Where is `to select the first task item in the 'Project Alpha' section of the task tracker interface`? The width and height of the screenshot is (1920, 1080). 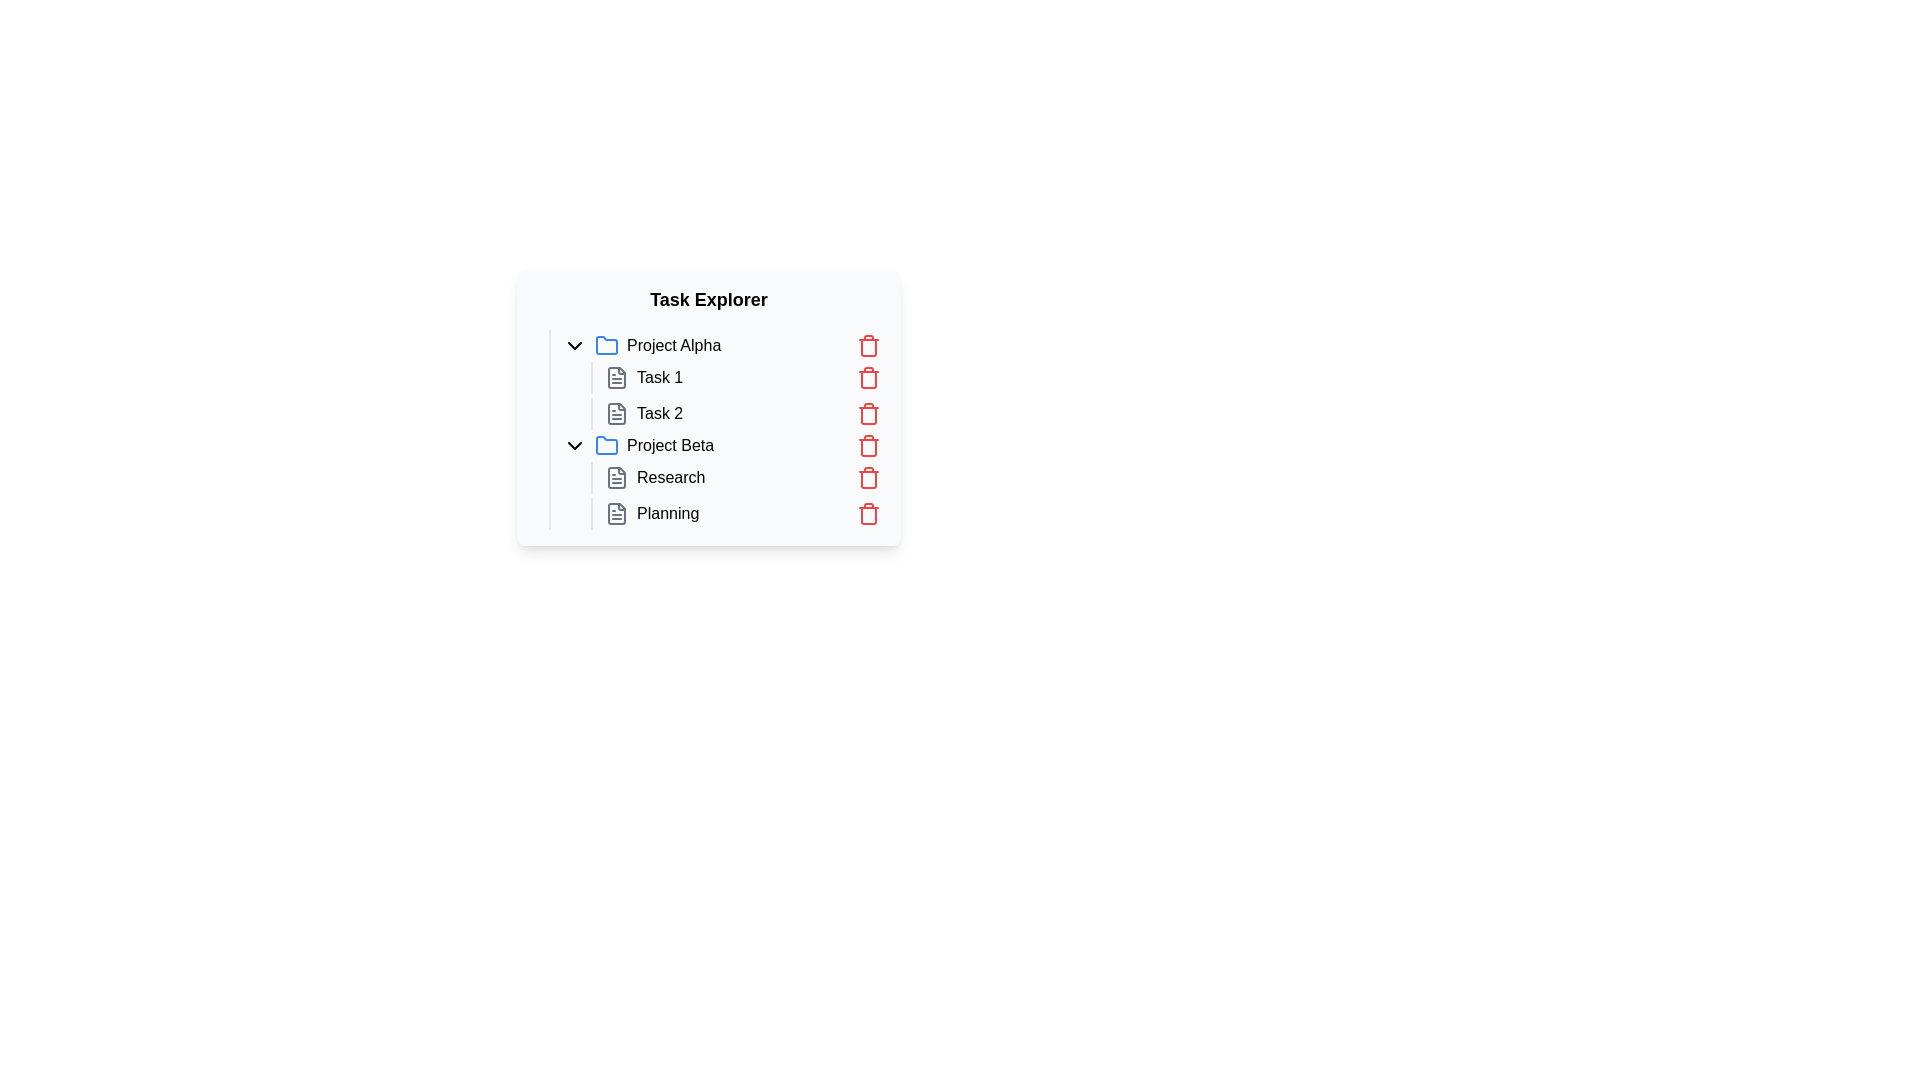
to select the first task item in the 'Project Alpha' section of the task tracker interface is located at coordinates (737, 378).